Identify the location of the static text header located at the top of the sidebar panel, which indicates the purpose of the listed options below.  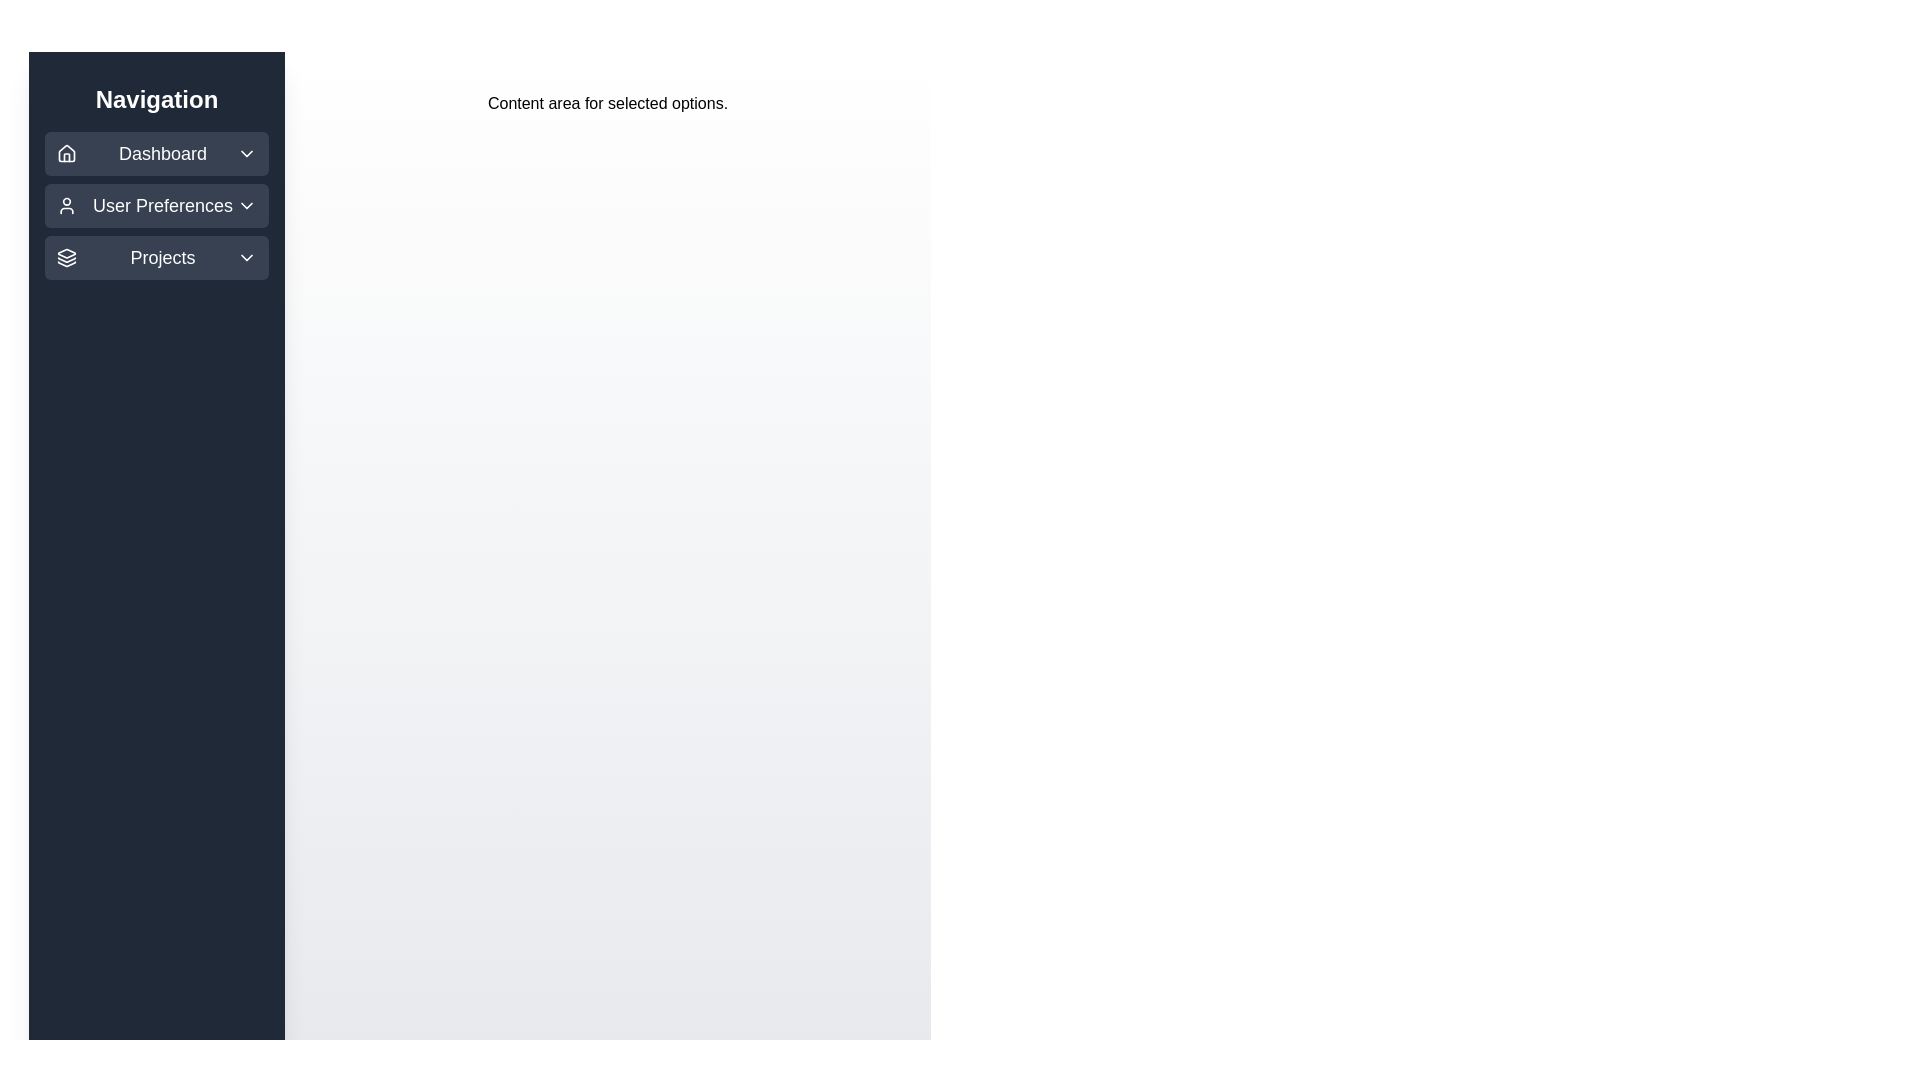
(156, 100).